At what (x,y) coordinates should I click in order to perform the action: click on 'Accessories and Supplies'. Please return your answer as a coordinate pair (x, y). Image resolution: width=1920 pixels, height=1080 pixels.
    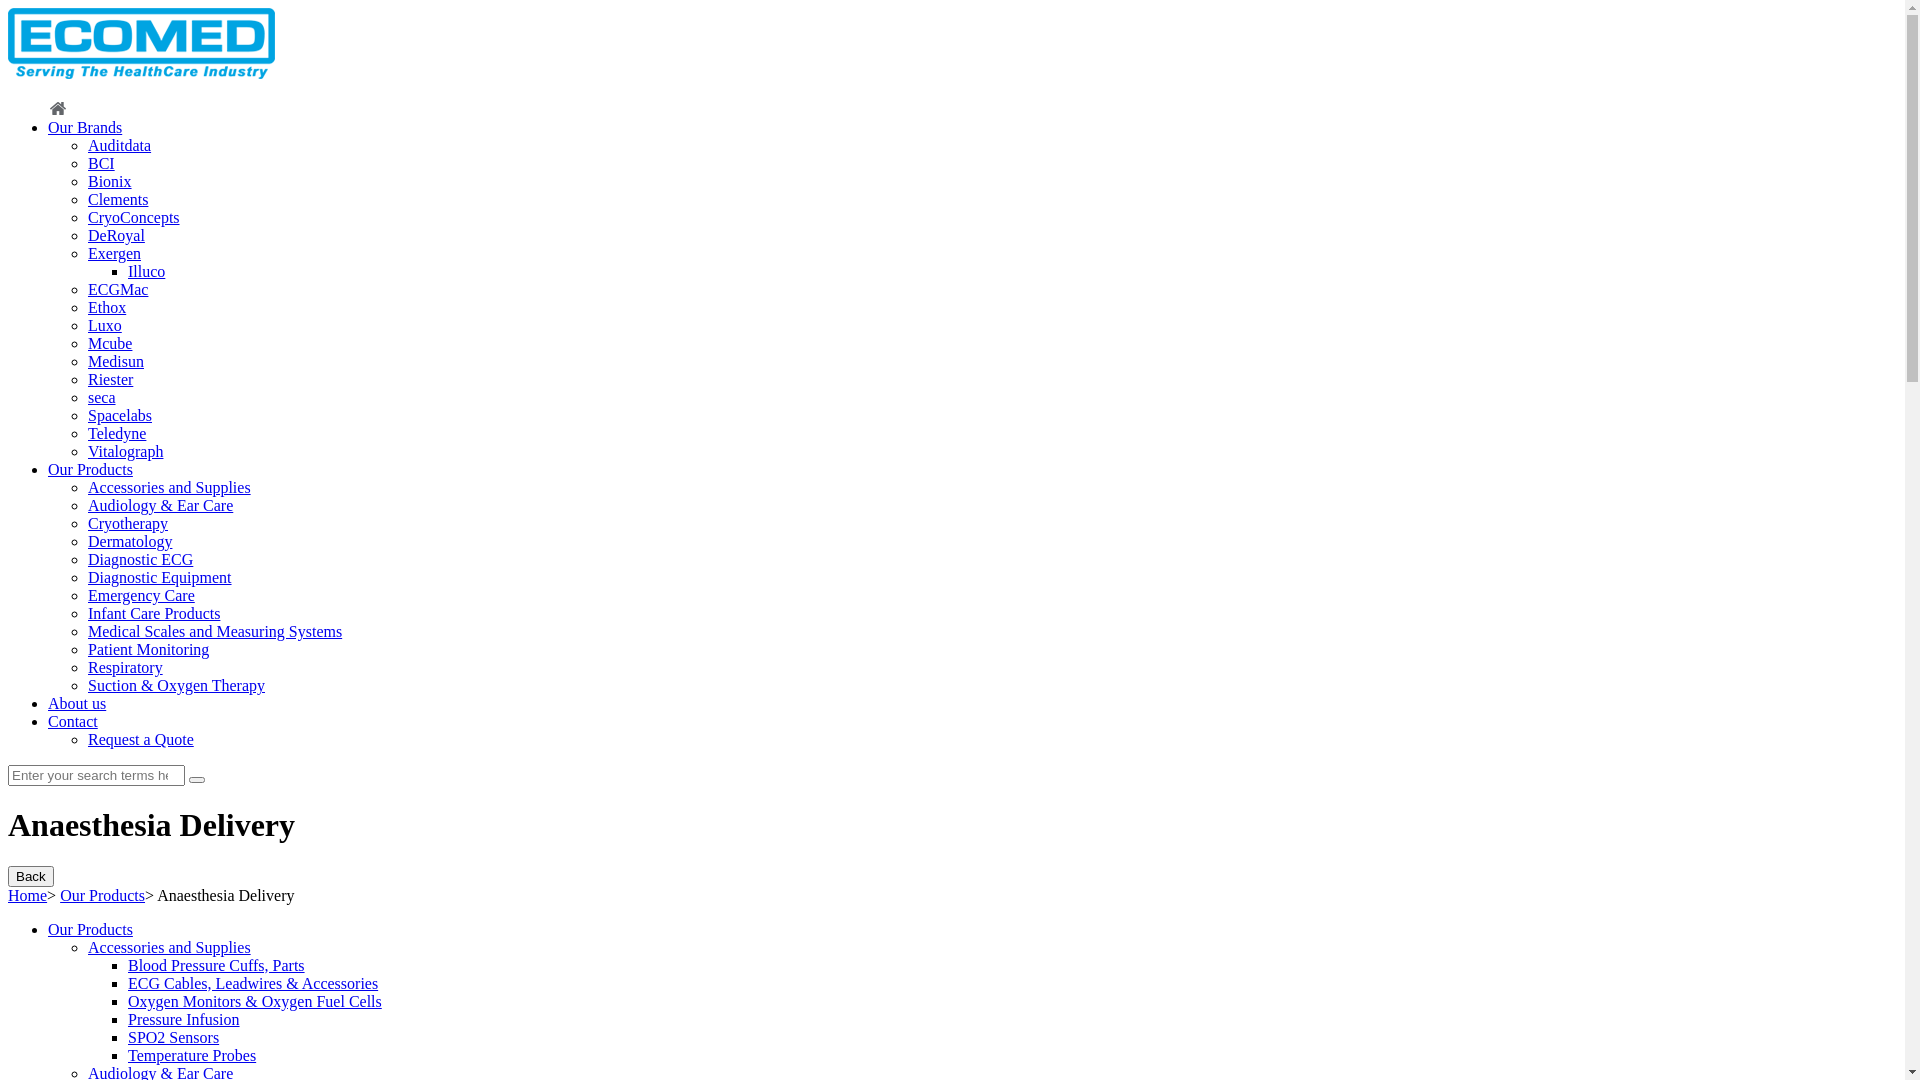
    Looking at the image, I should click on (169, 487).